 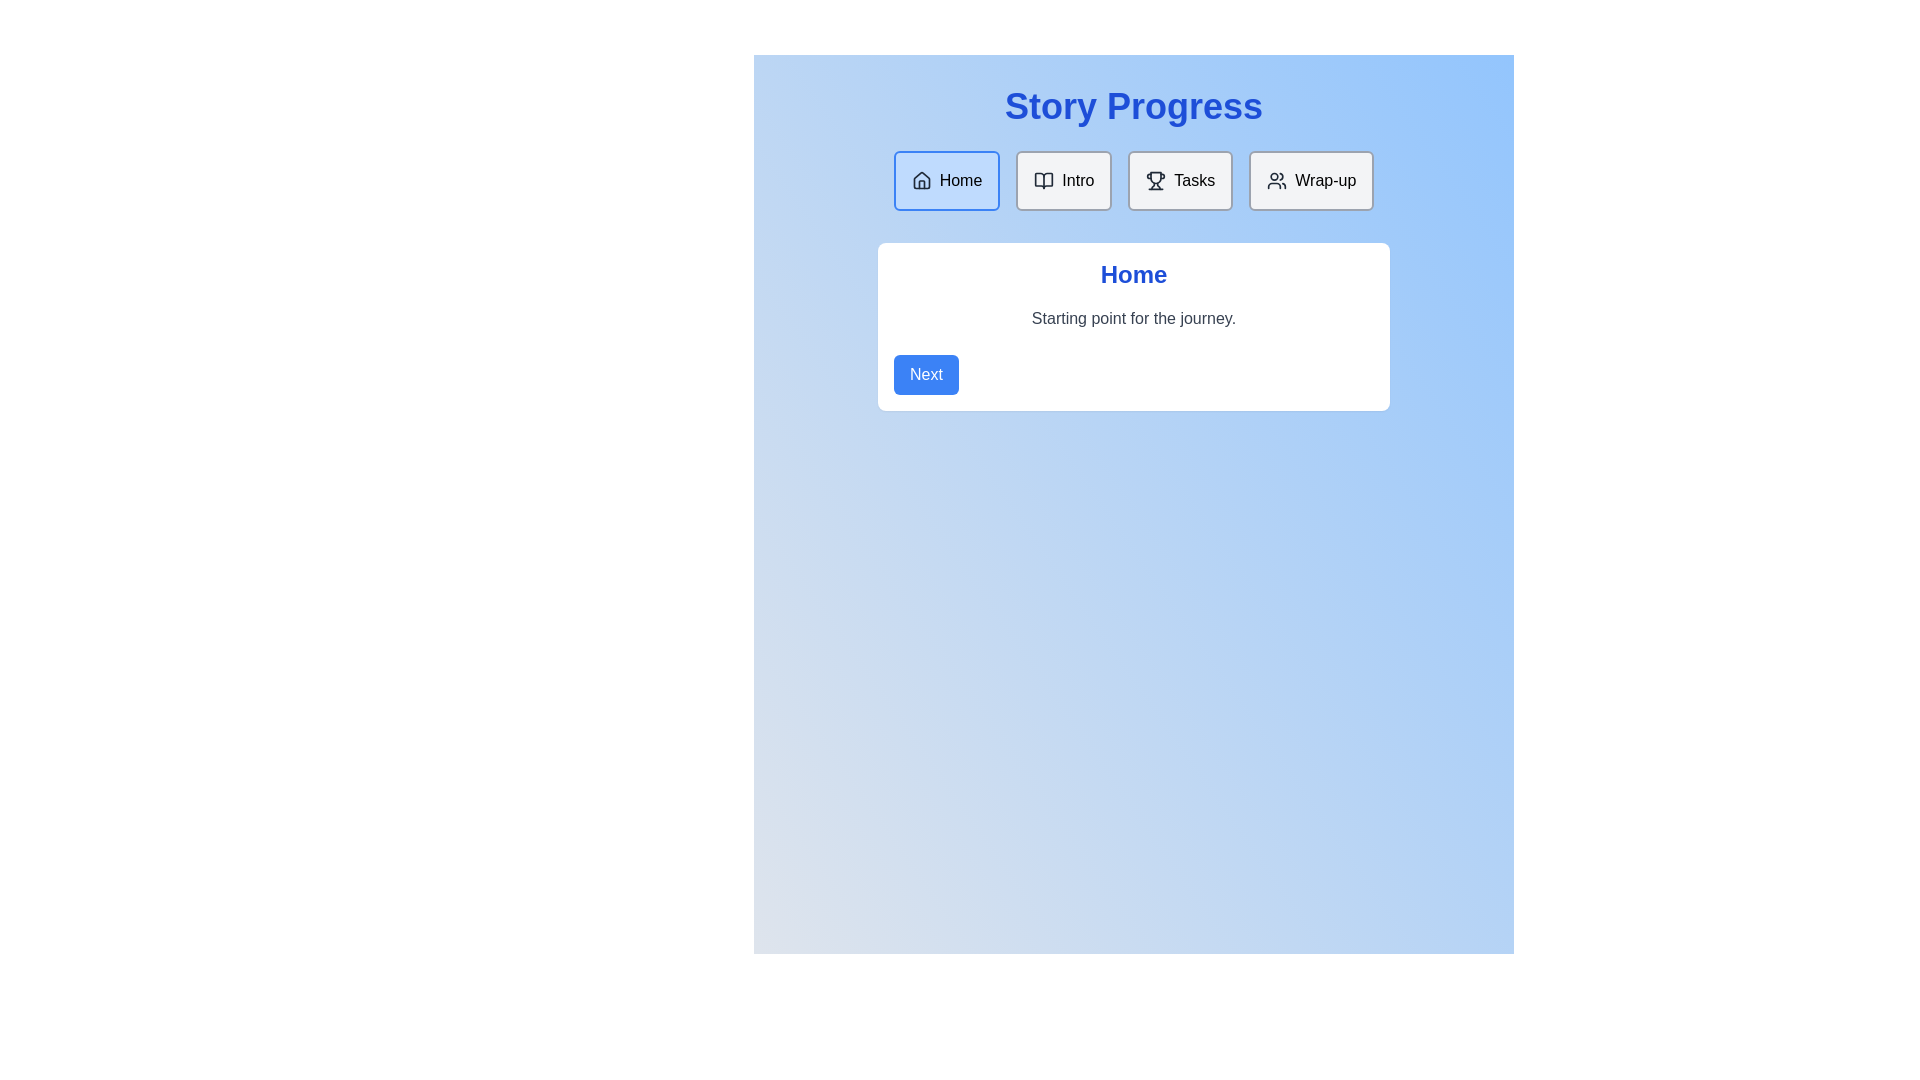 What do you see at coordinates (1311, 181) in the screenshot?
I see `the navigation button corresponding to Wrap-up` at bounding box center [1311, 181].